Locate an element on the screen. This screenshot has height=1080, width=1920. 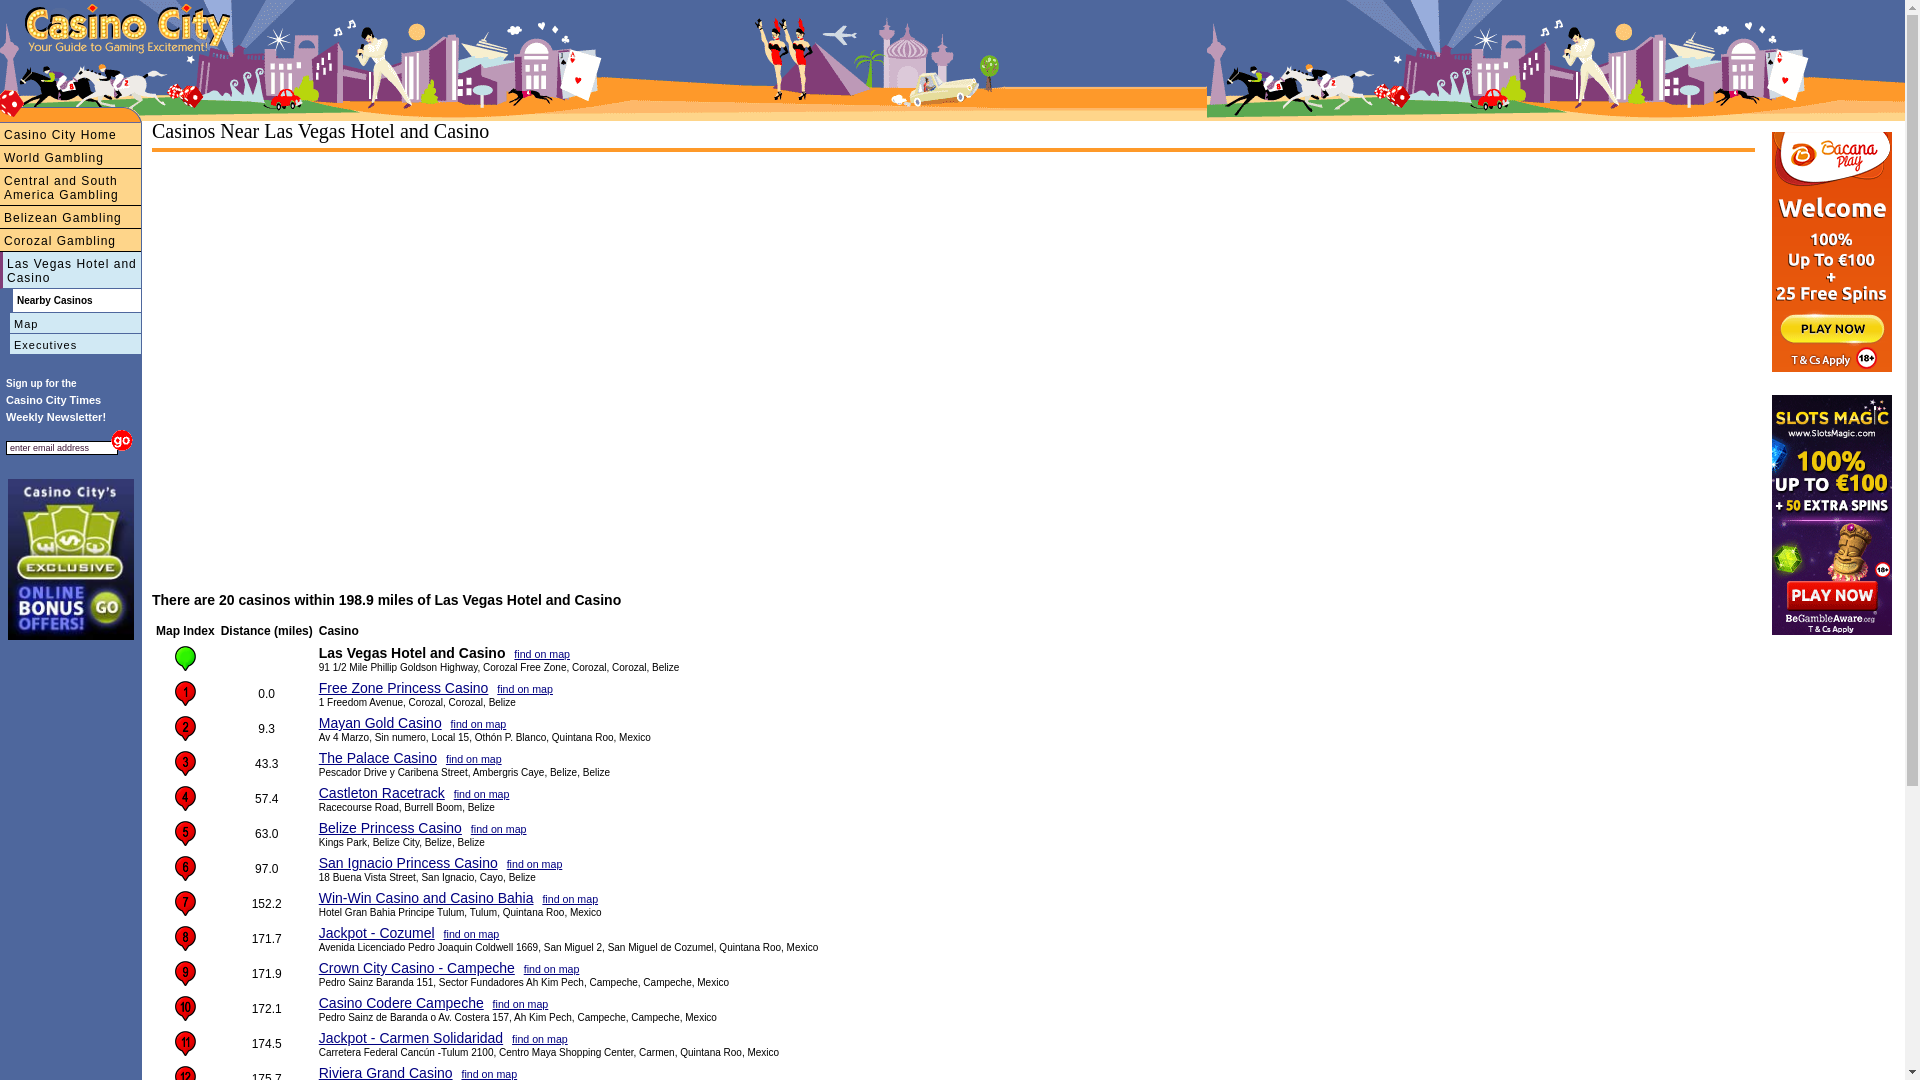
'find on map' is located at coordinates (473, 759).